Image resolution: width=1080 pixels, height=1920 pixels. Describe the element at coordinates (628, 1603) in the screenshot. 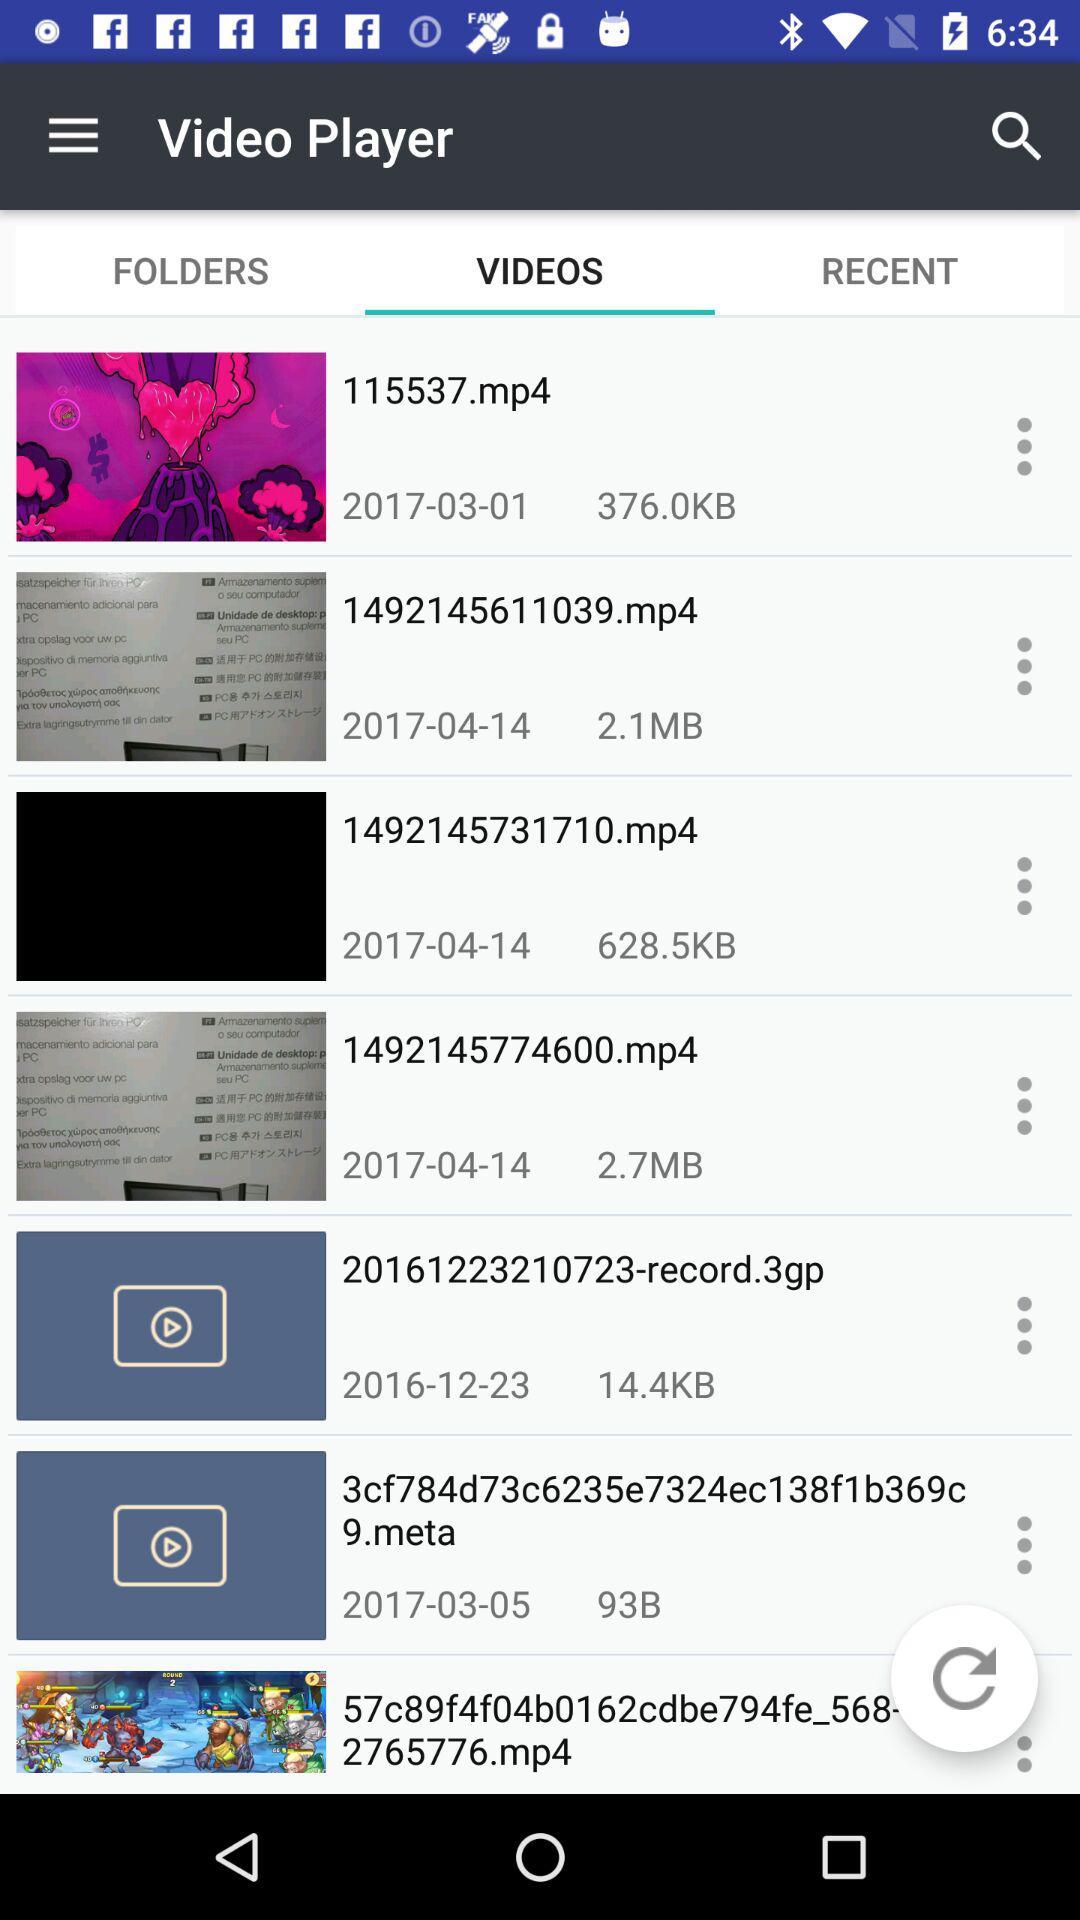

I see `icon to the right of the 2017-03-05 icon` at that location.